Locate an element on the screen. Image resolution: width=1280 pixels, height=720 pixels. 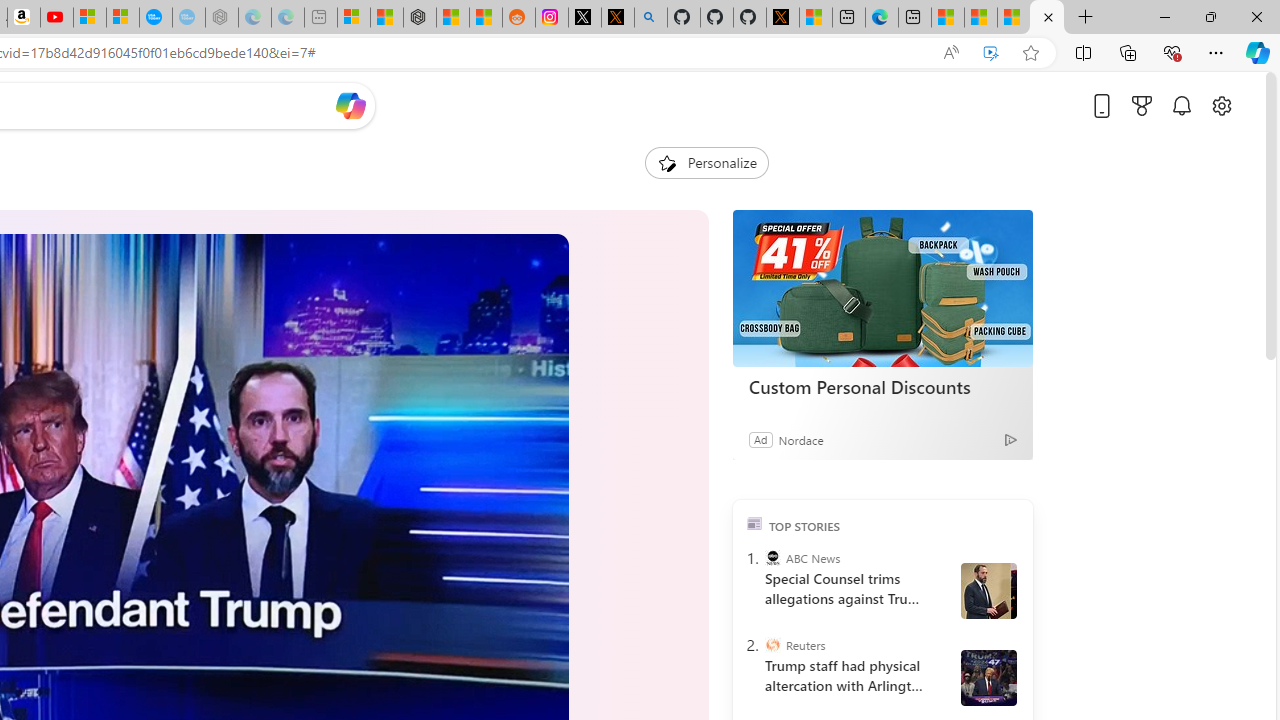
'Read aloud this page (Ctrl+Shift+U)' is located at coordinates (950, 52).